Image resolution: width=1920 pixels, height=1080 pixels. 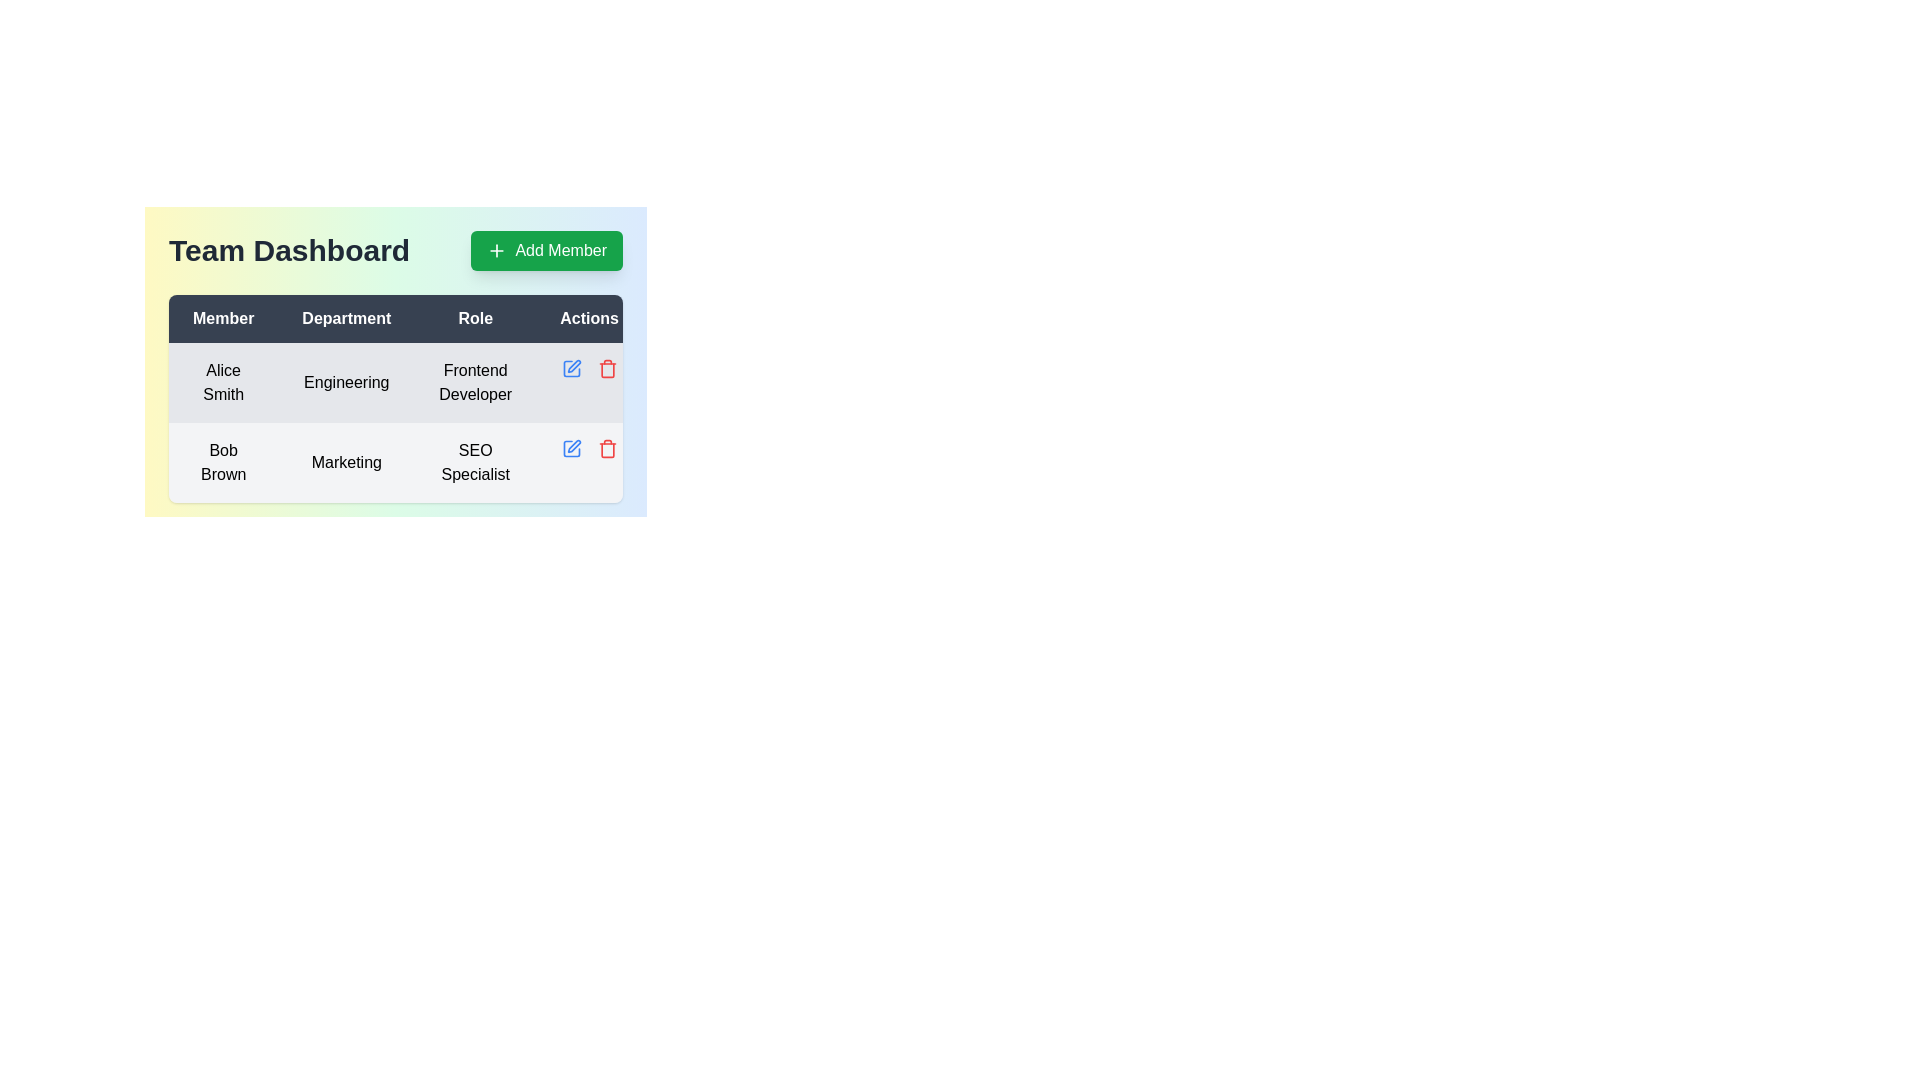 I want to click on the action control group containing the blue 'edit' icon and the red 'delete' icon in the 'Actions' column for 'Alice Smith', so click(x=588, y=369).